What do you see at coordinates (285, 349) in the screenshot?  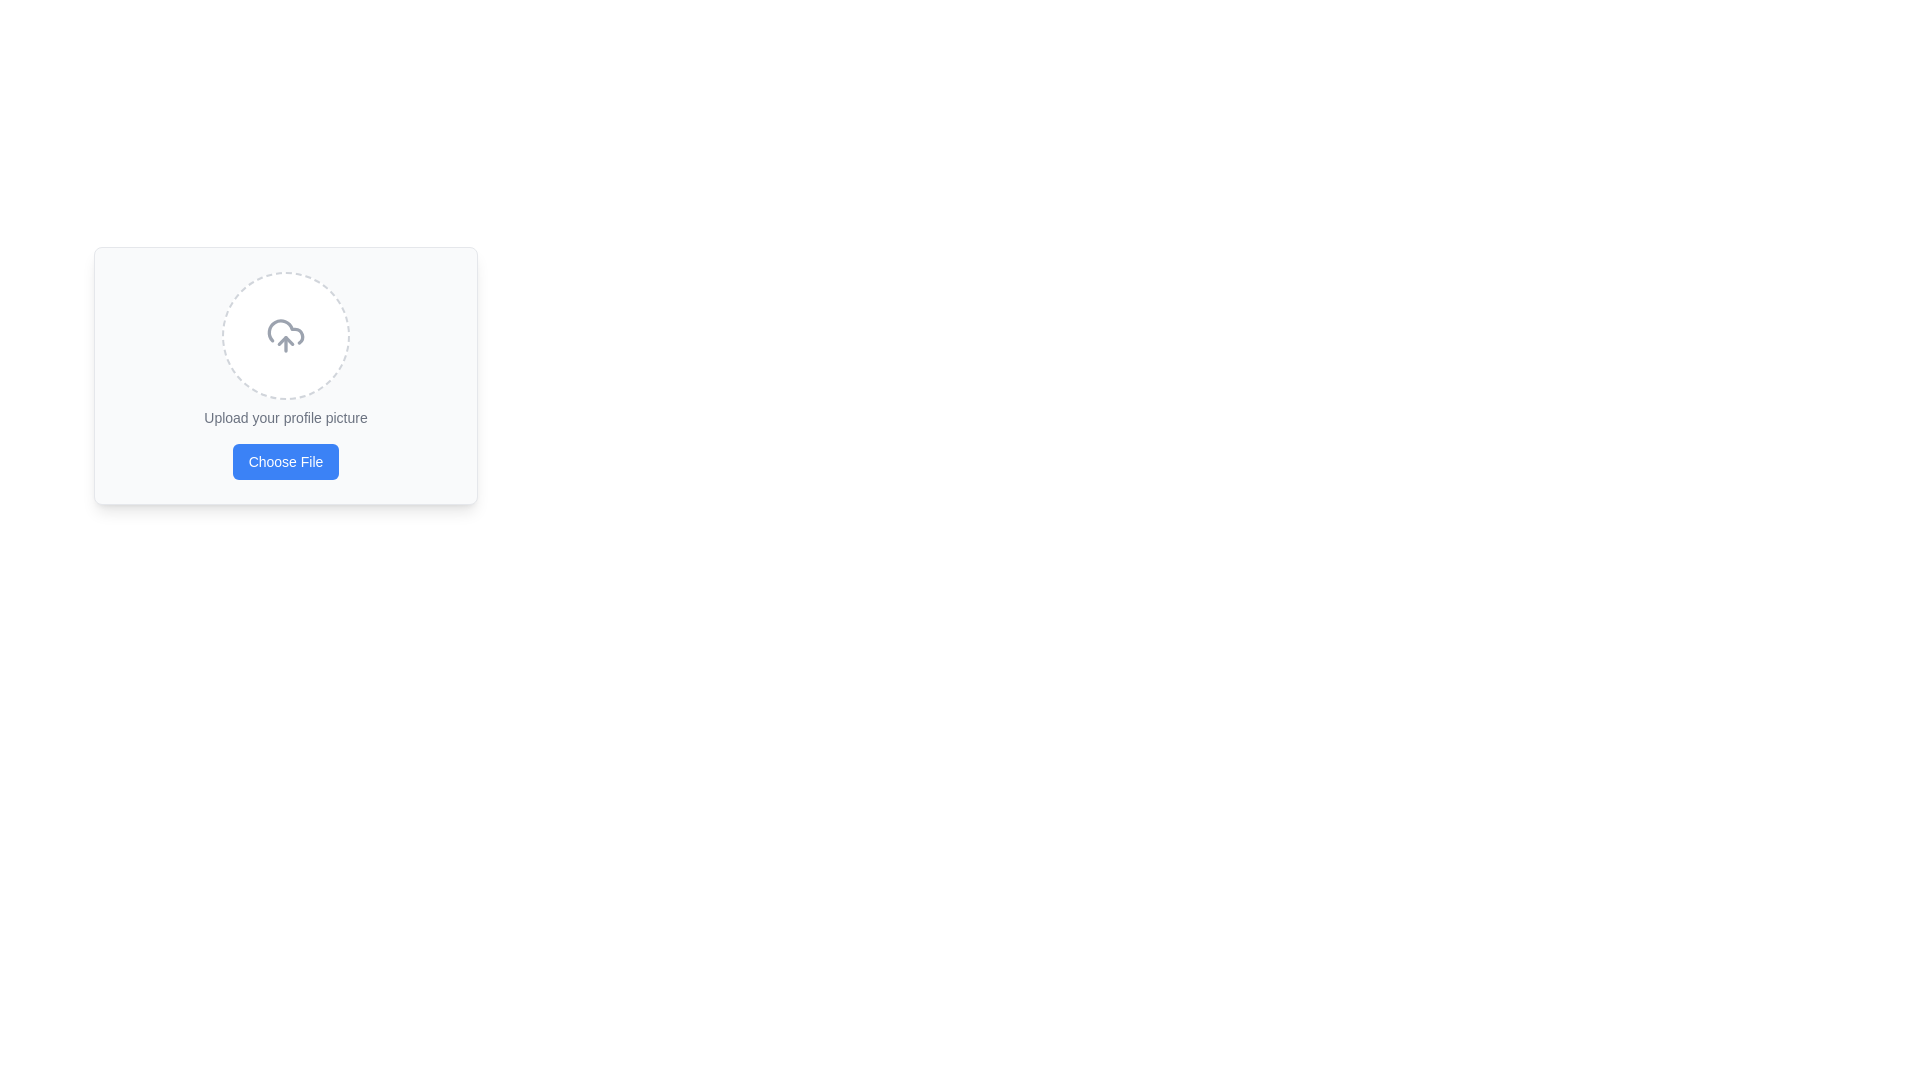 I see `and drop a file into the Upload area, which features a dashed circular outline with a cloud upload icon and the label 'Upload your profile picture' below it` at bounding box center [285, 349].